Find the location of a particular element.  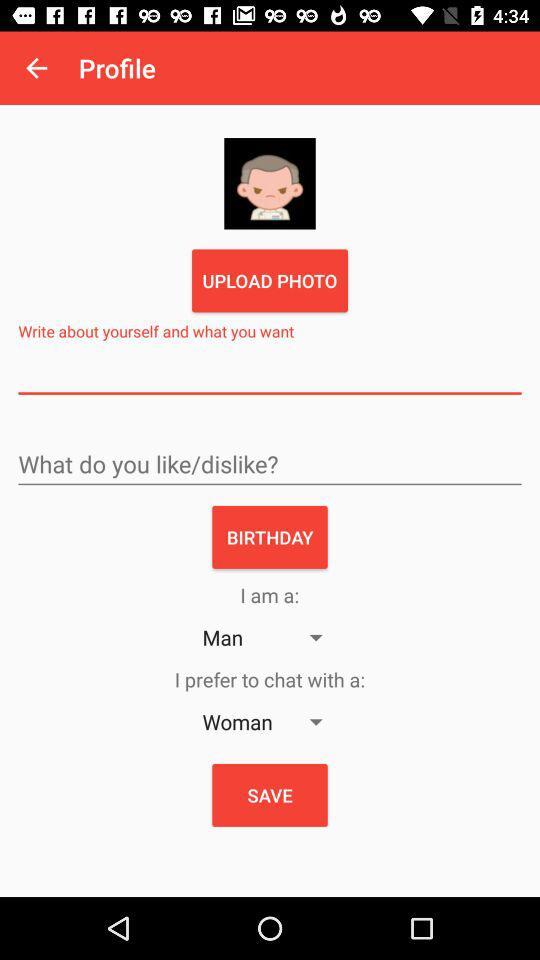

input description is located at coordinates (270, 373).